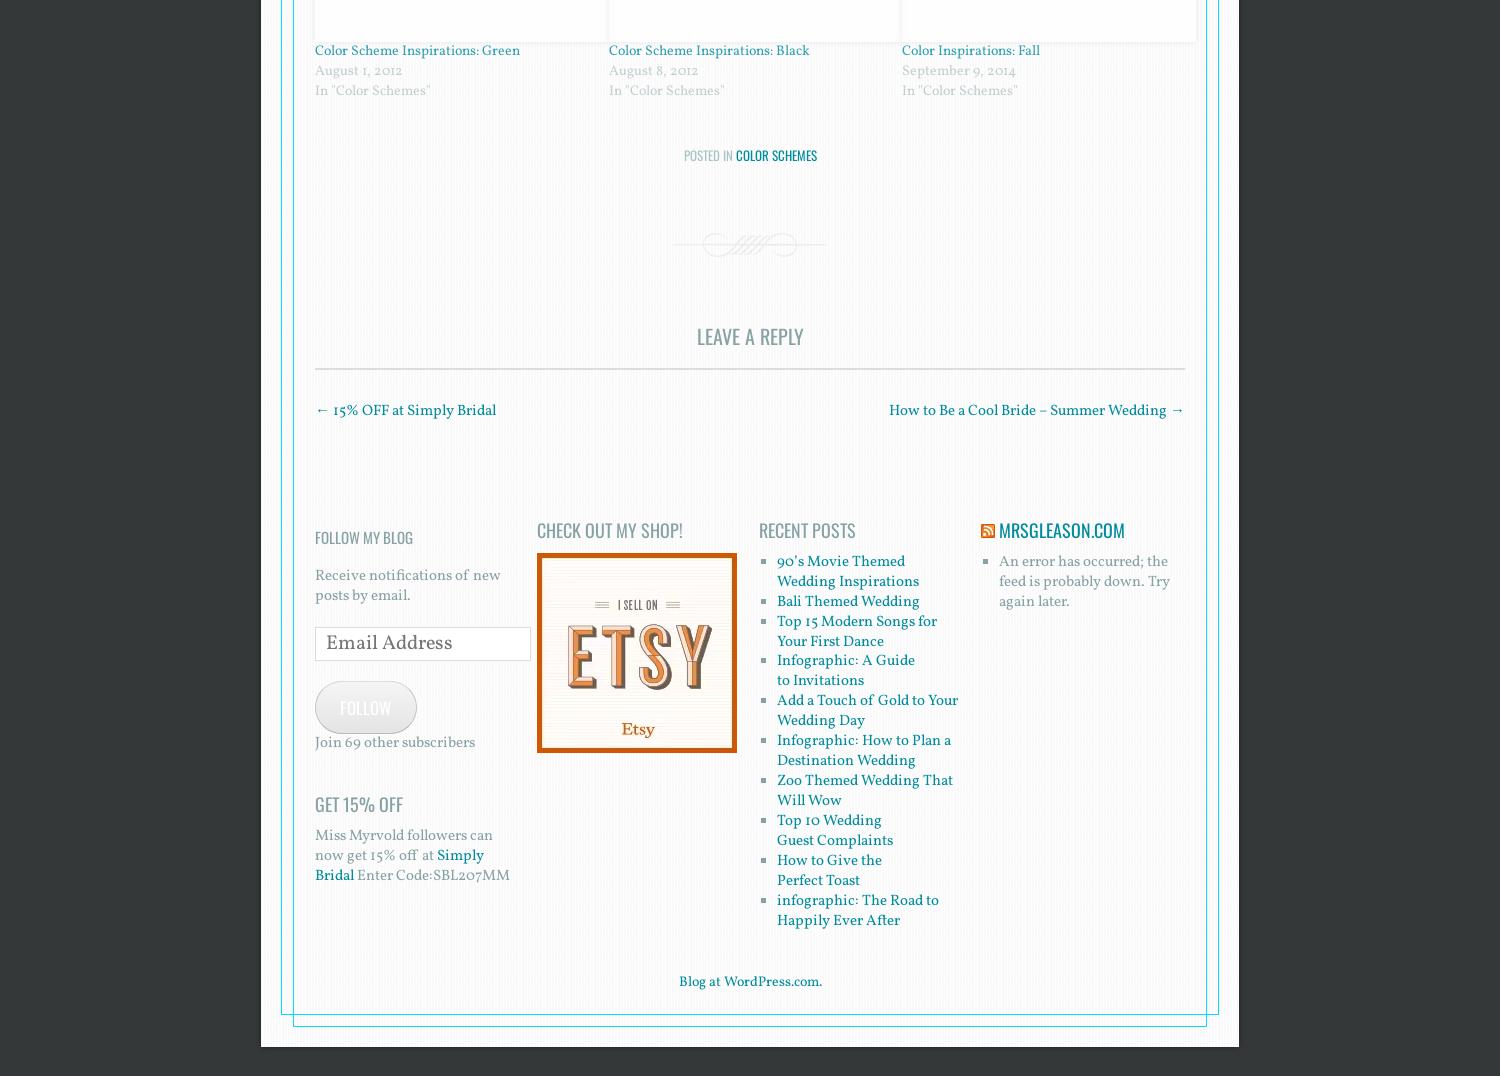 This screenshot has width=1500, height=1076. What do you see at coordinates (775, 601) in the screenshot?
I see `'Bali Themed Wedding'` at bounding box center [775, 601].